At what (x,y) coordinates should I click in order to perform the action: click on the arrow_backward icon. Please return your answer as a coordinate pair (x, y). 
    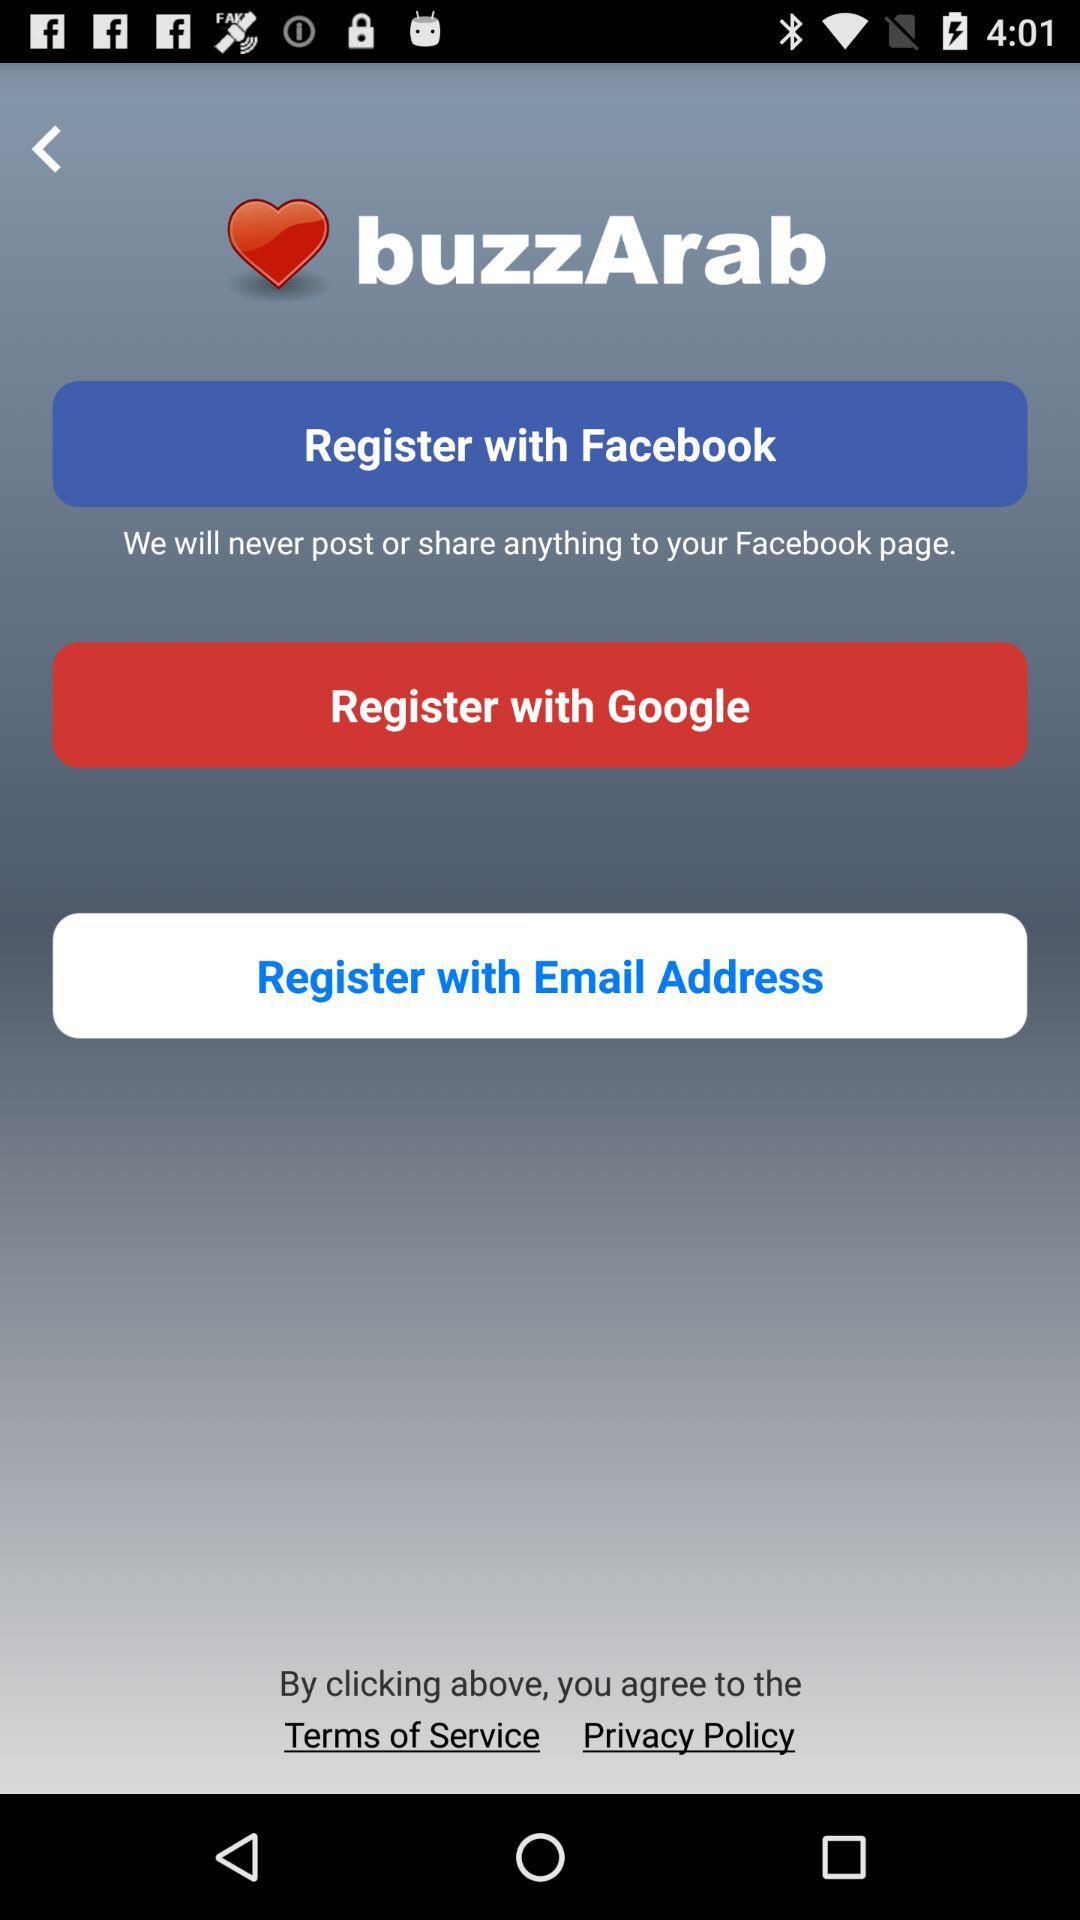
    Looking at the image, I should click on (46, 160).